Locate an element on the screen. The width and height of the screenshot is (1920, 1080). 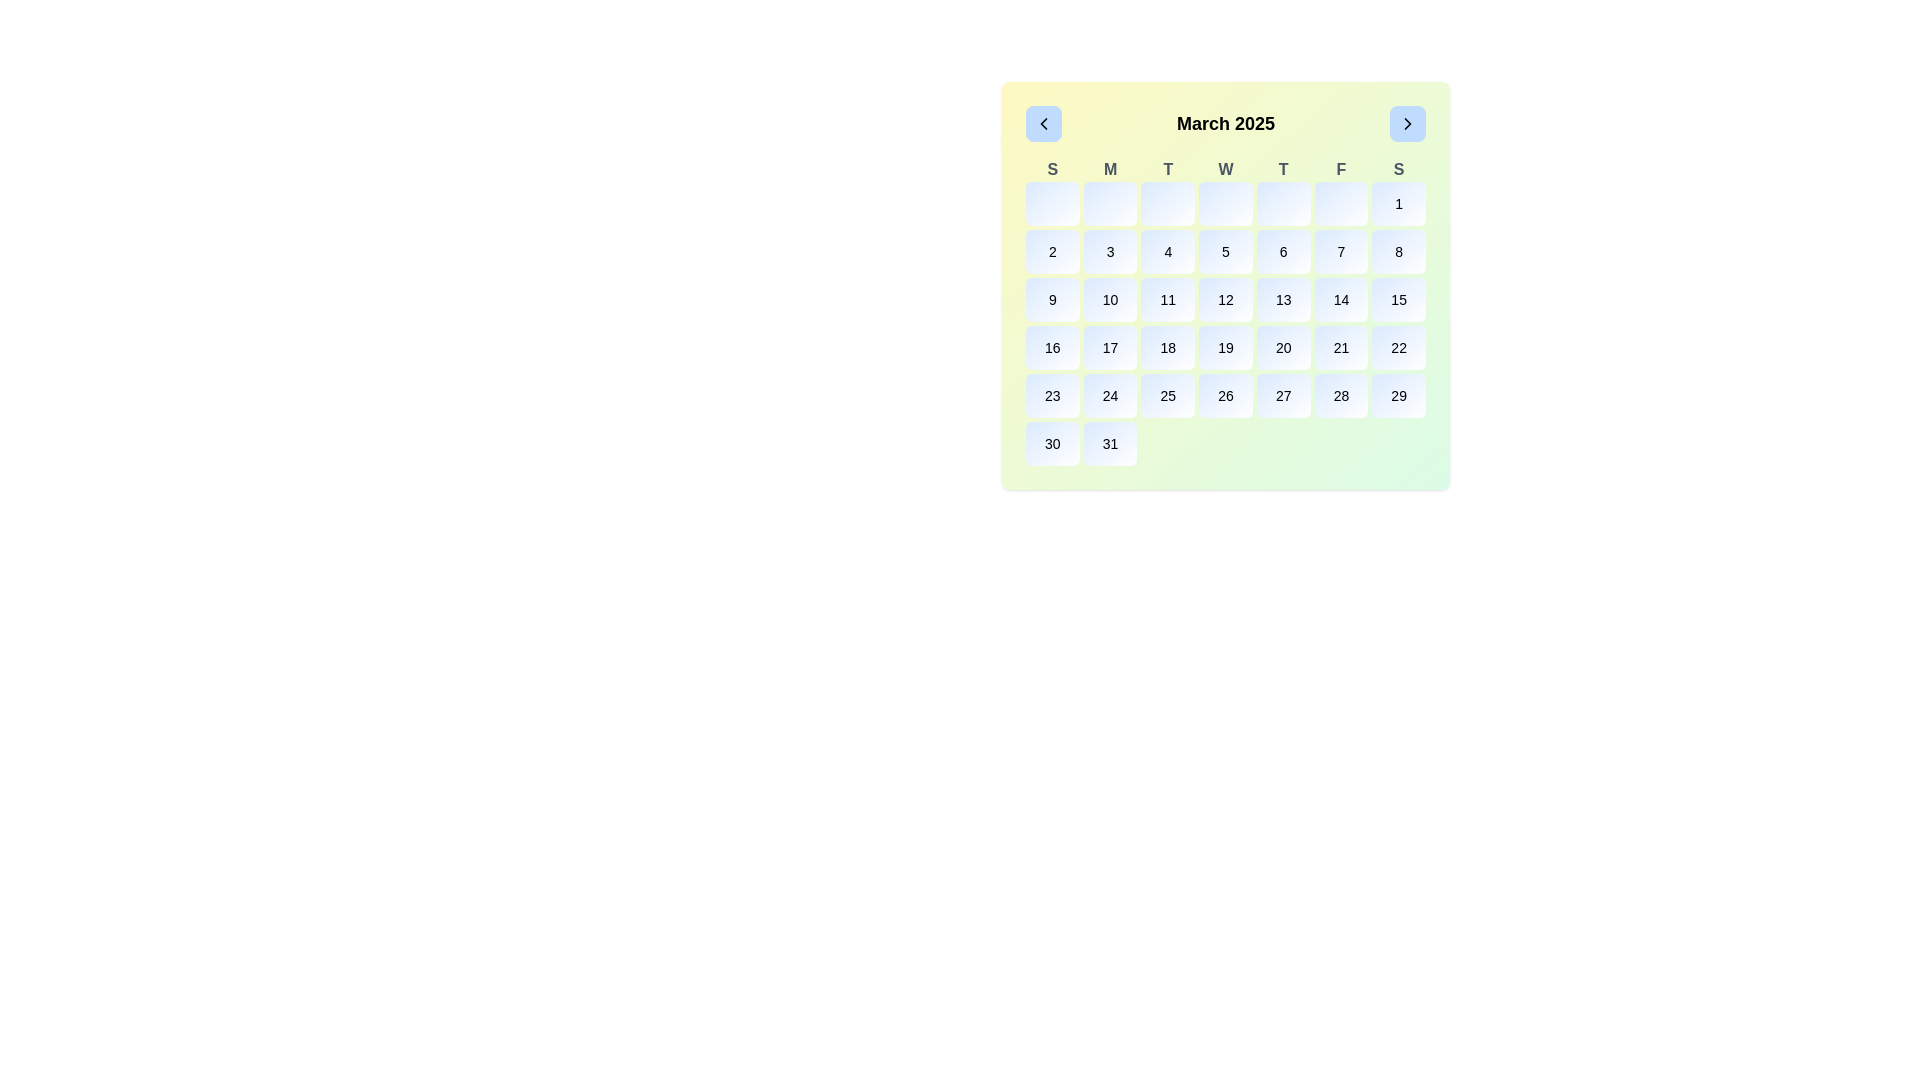
the rounded rectangular button displaying the number '4' is located at coordinates (1168, 250).